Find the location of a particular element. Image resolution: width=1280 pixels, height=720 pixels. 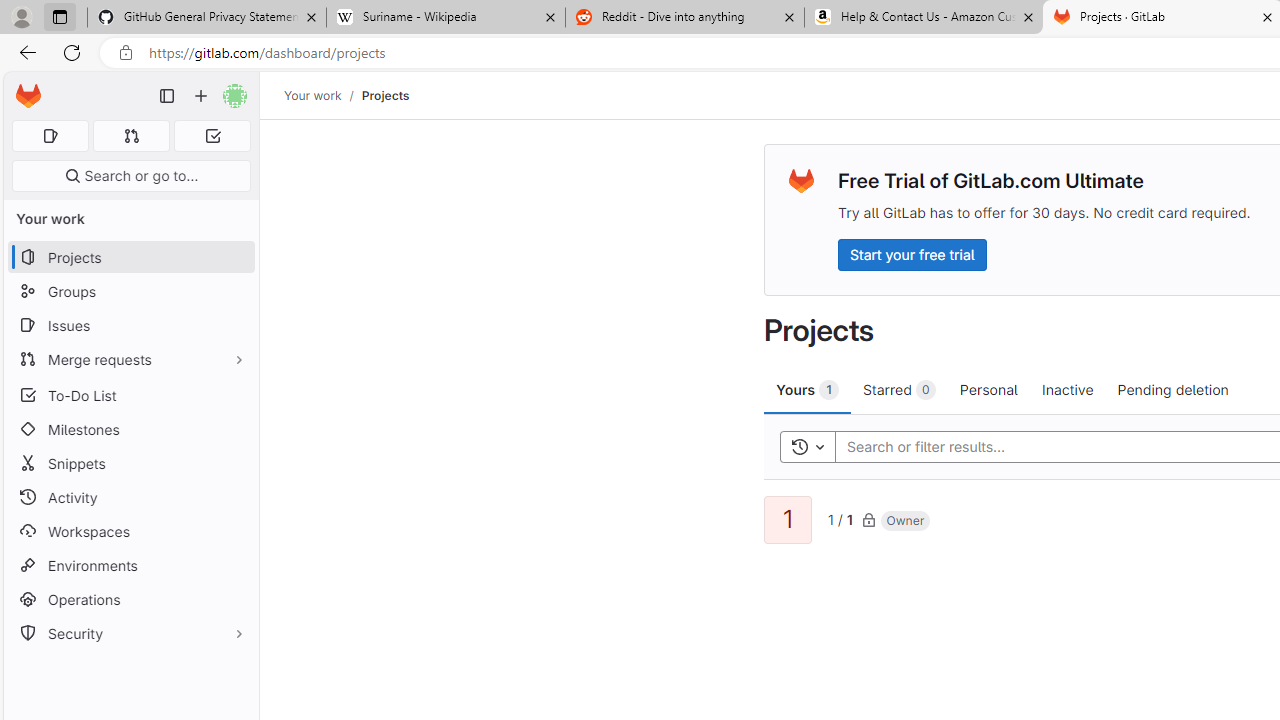

'Merge requests 0' is located at coordinates (130, 135).